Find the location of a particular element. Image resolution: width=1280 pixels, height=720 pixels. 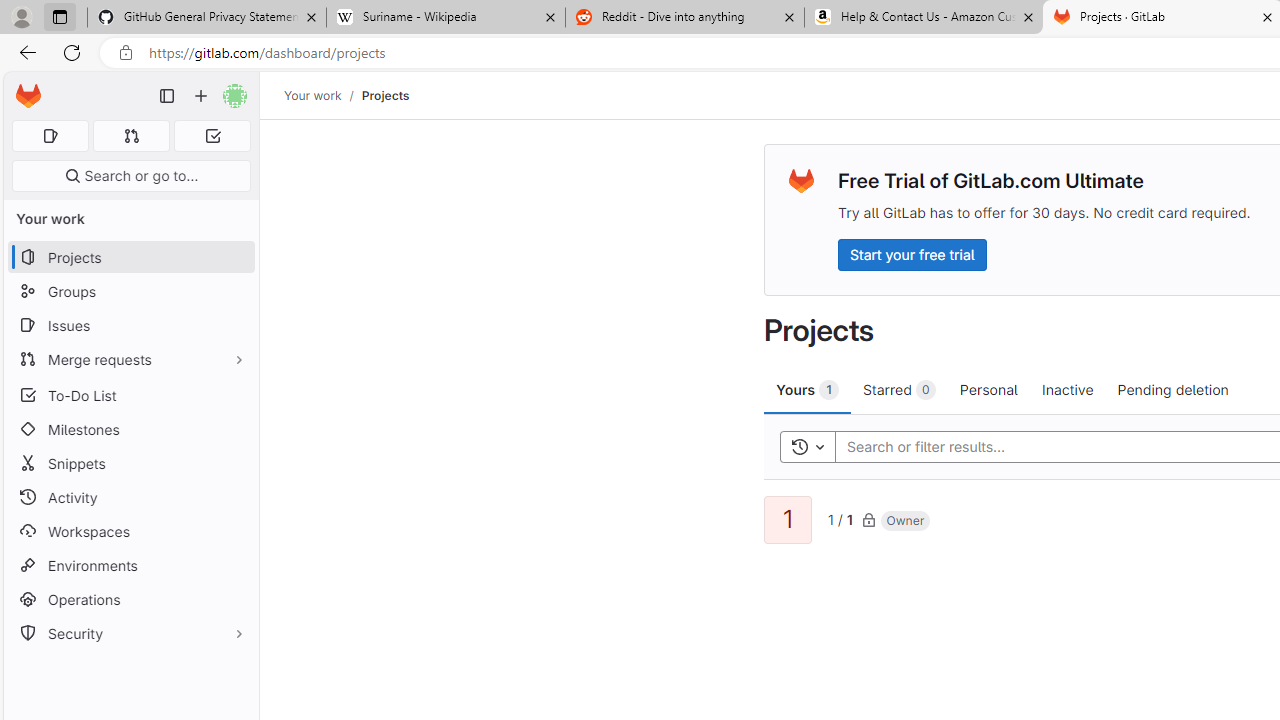

'Merge requests 0' is located at coordinates (130, 135).